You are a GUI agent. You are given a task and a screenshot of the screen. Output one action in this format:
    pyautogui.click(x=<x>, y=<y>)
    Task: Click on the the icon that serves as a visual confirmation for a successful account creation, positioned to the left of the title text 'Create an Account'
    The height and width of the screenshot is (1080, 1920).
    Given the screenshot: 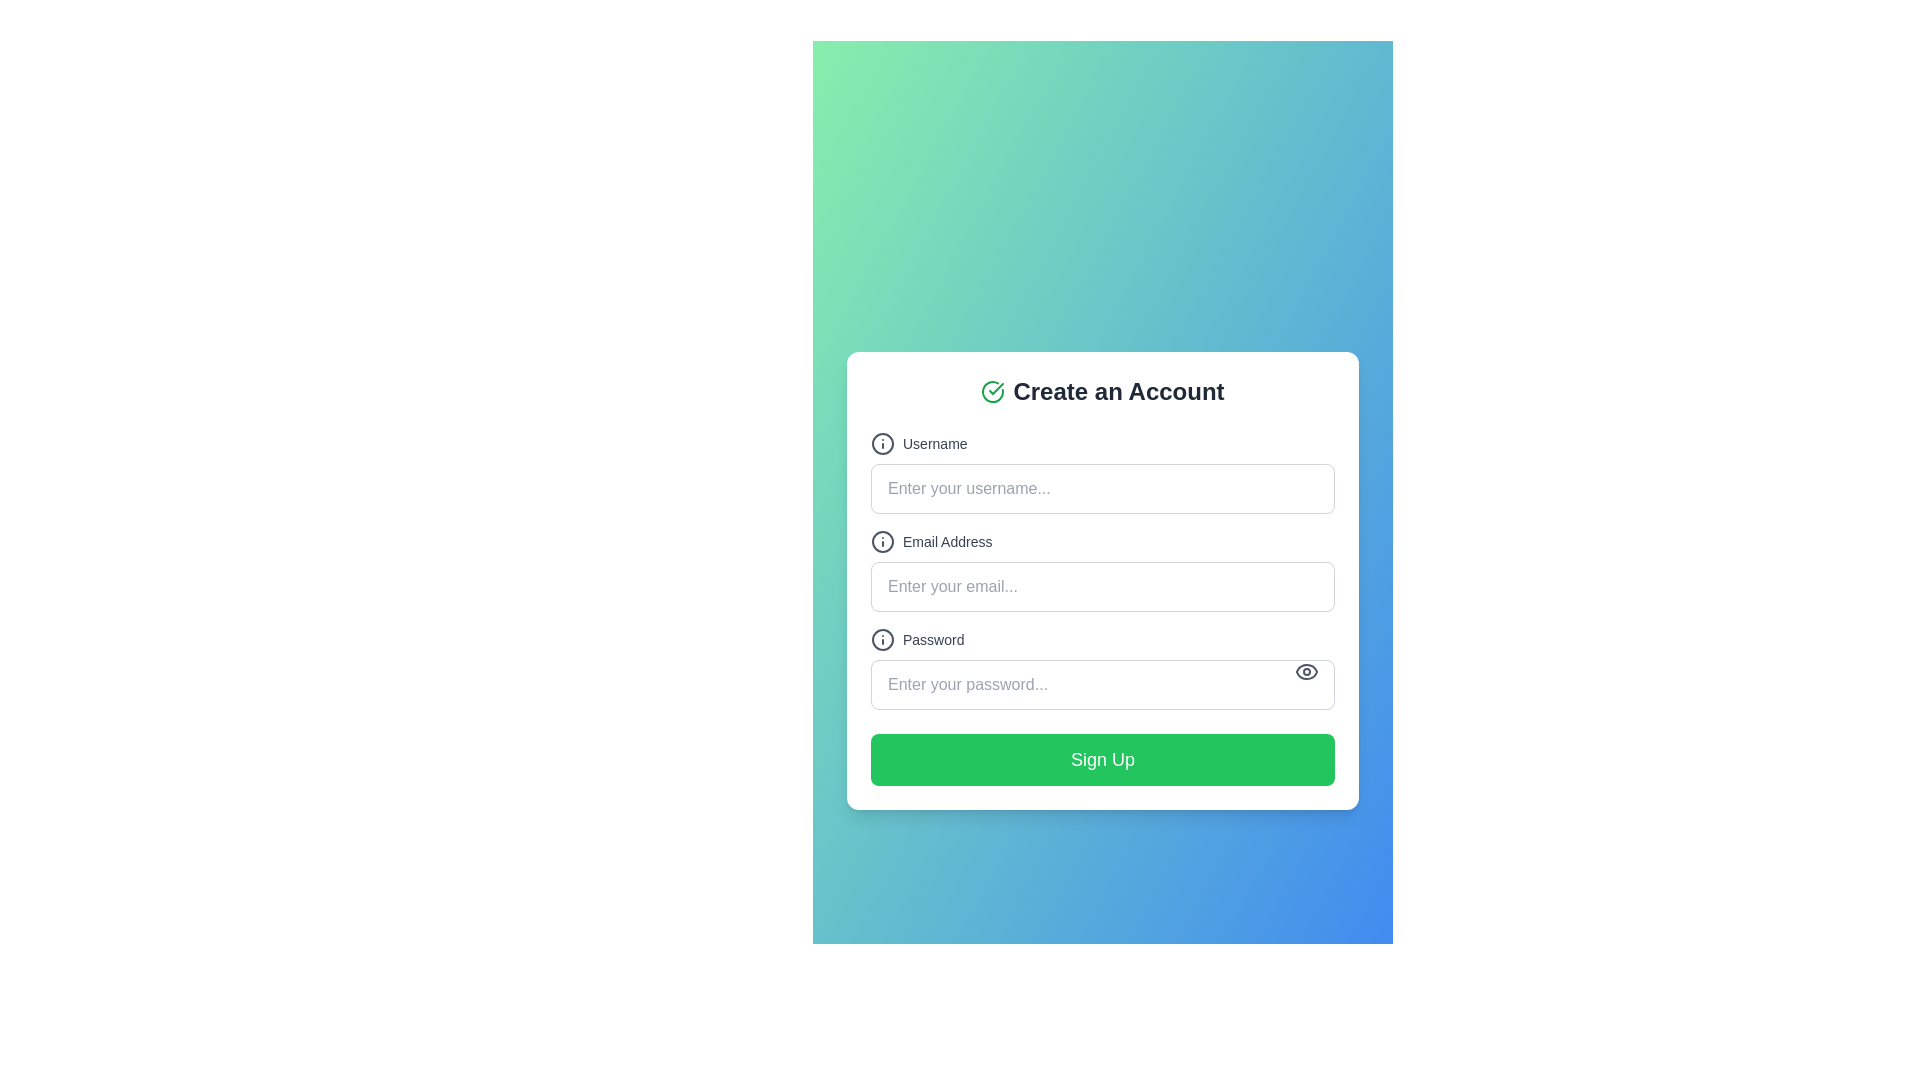 What is the action you would take?
    pyautogui.click(x=993, y=392)
    